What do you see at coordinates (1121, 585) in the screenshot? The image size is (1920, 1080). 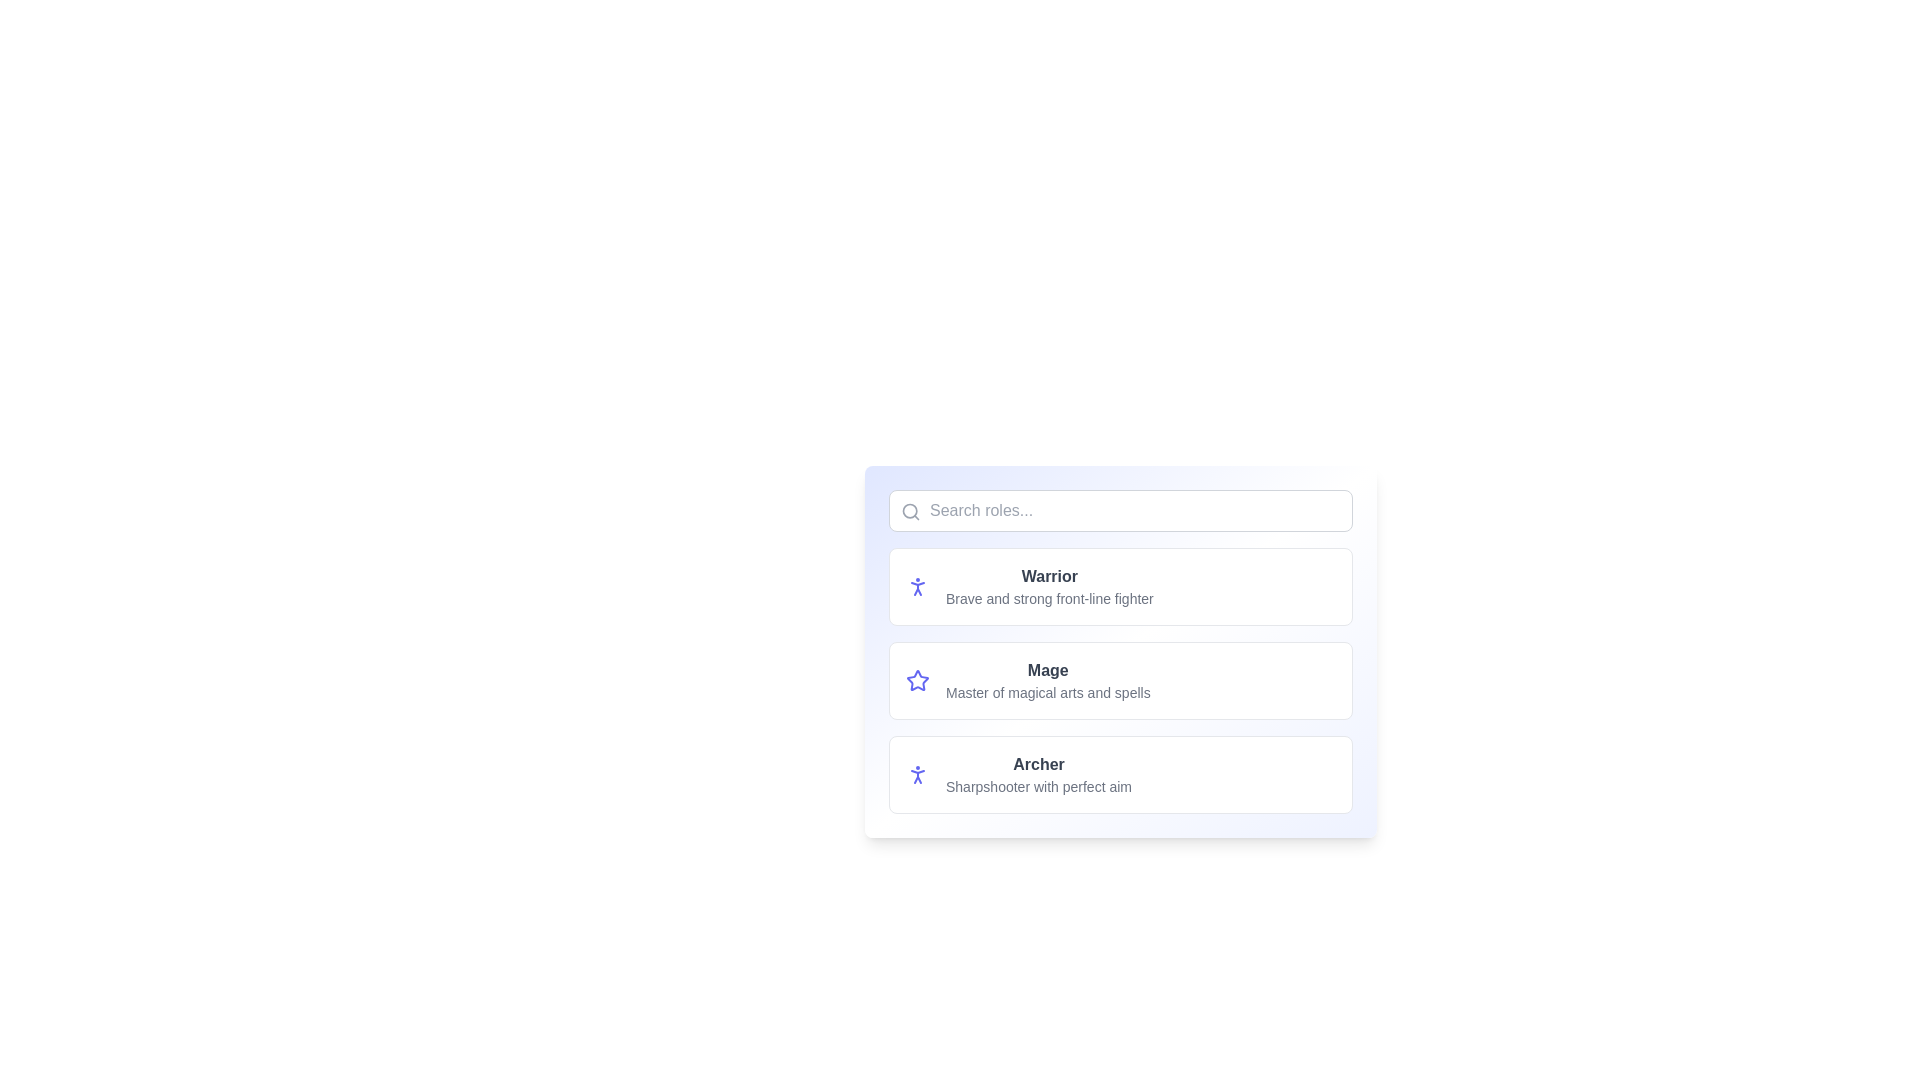 I see `the selectable item labeled 'Warrior'` at bounding box center [1121, 585].